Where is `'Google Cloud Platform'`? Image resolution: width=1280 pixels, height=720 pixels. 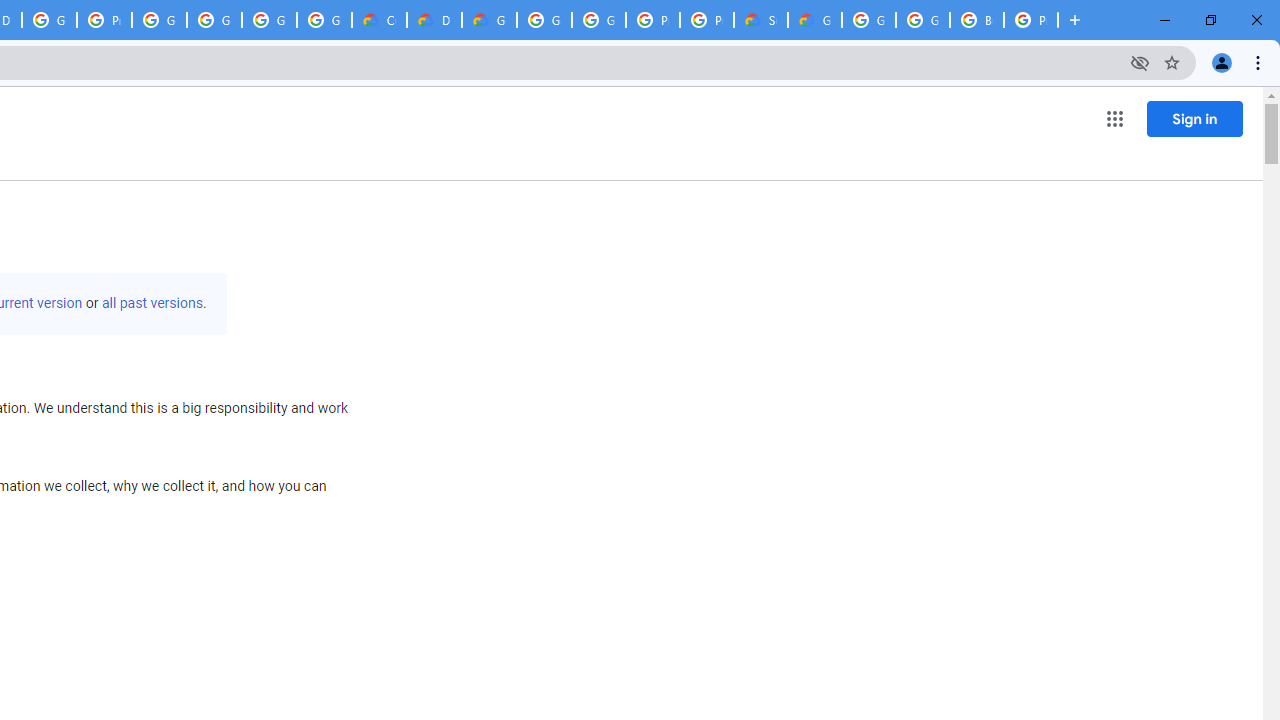
'Google Cloud Platform' is located at coordinates (598, 20).